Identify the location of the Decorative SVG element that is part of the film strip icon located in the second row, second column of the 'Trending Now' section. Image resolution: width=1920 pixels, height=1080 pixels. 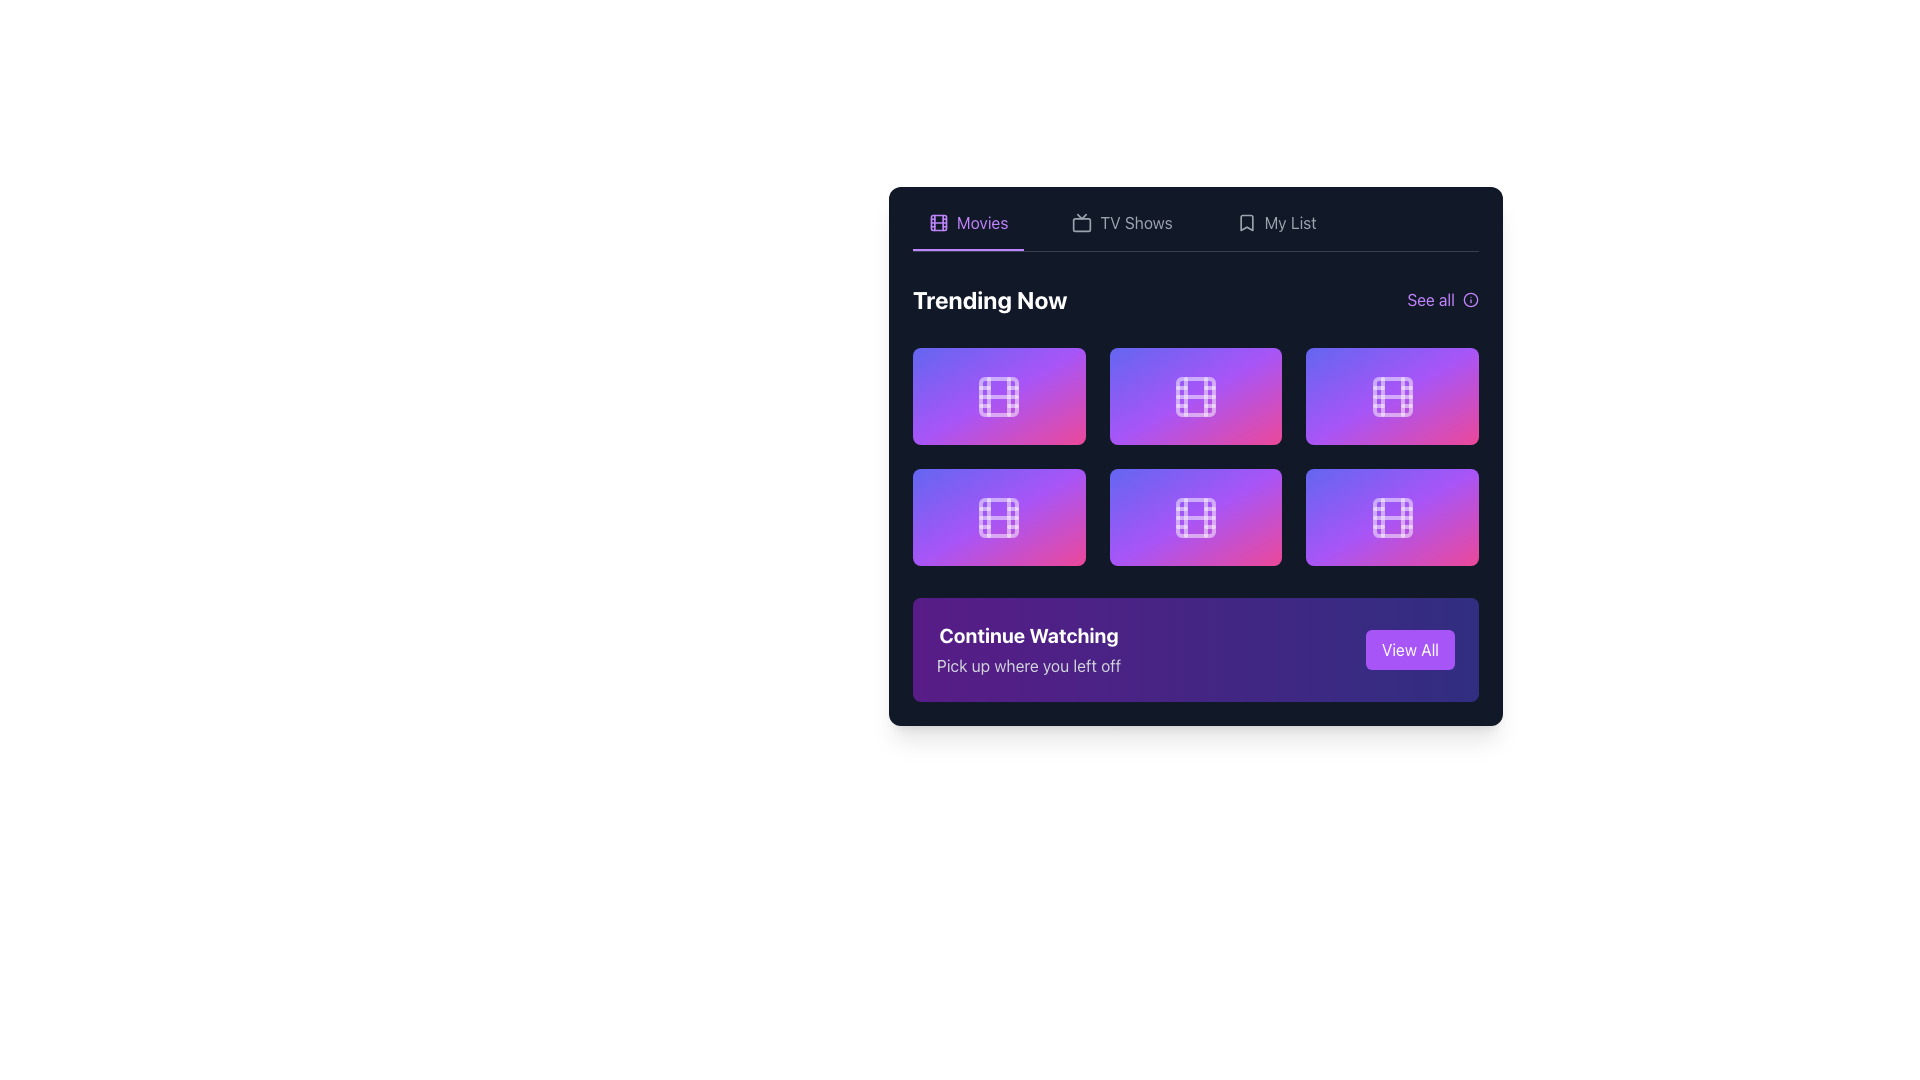
(1195, 396).